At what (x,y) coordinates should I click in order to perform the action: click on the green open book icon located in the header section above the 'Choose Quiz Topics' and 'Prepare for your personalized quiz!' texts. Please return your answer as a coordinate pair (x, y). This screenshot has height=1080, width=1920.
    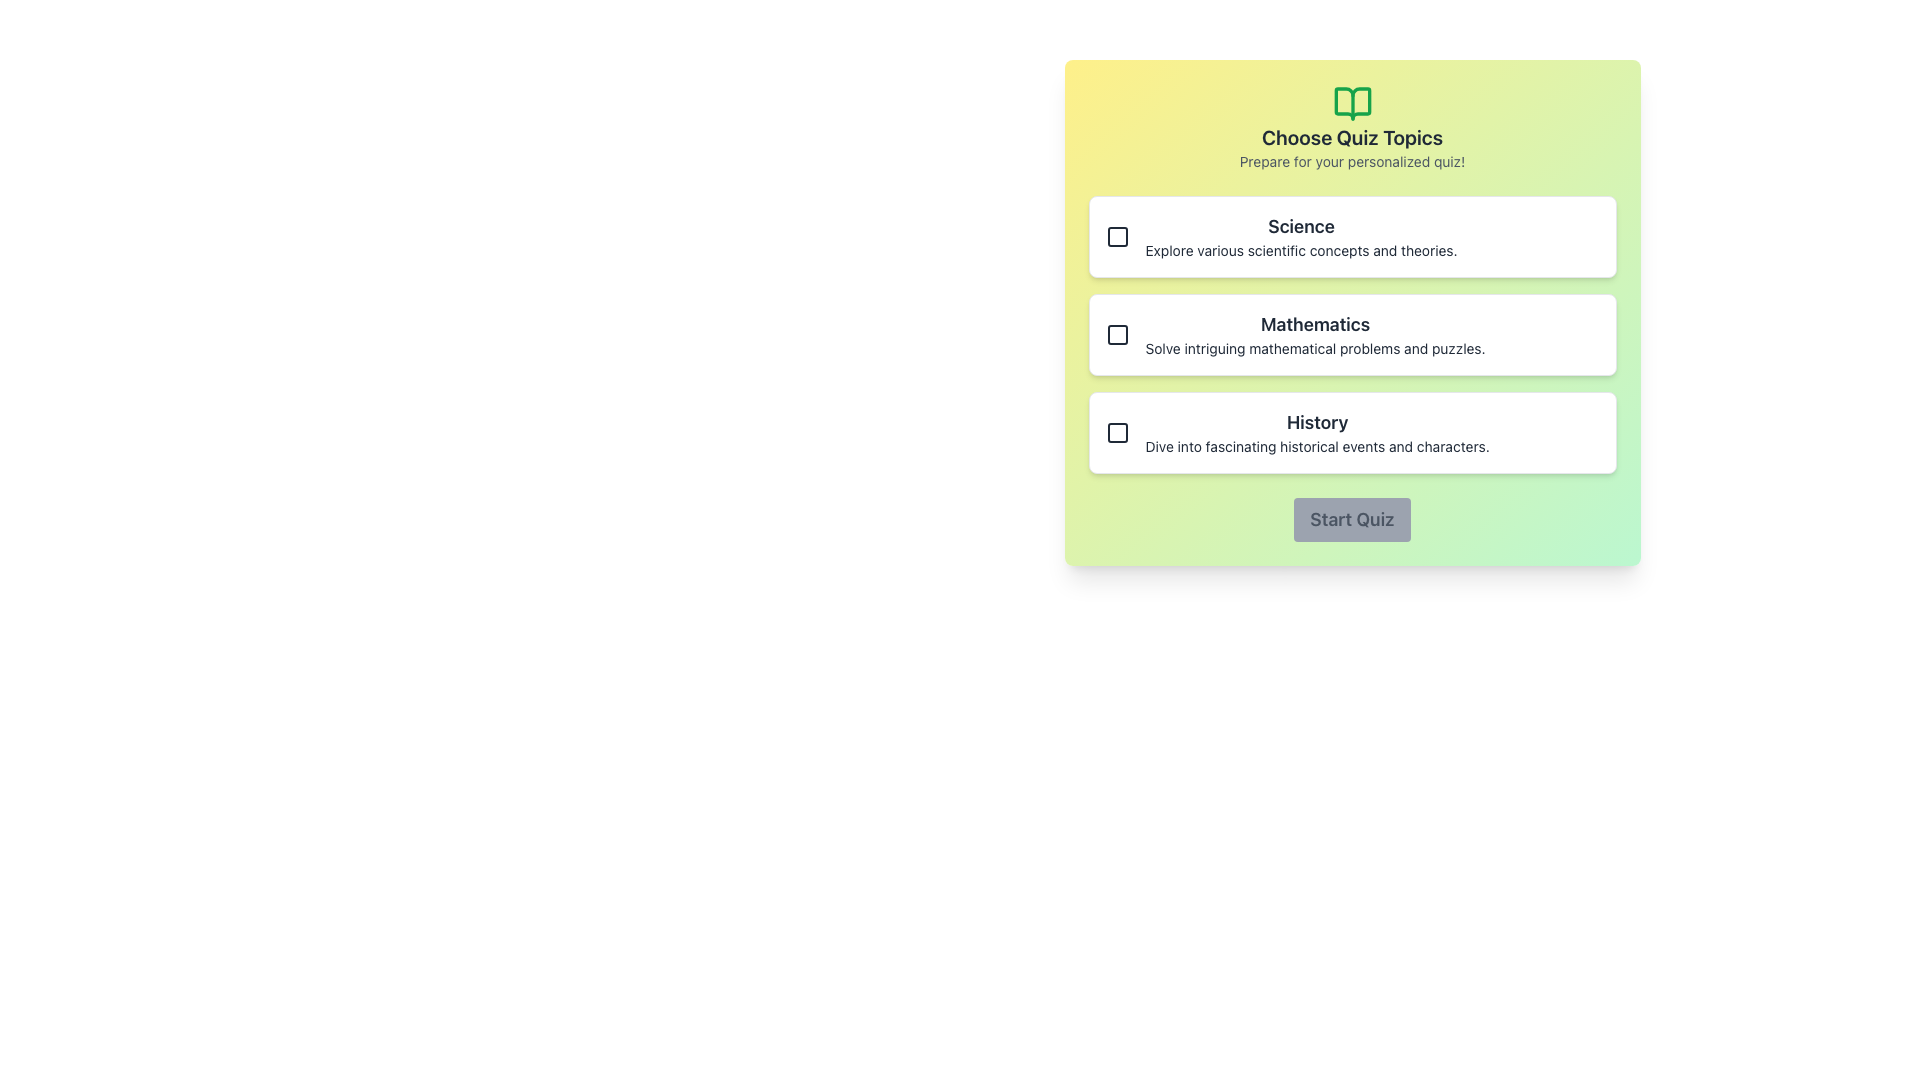
    Looking at the image, I should click on (1352, 104).